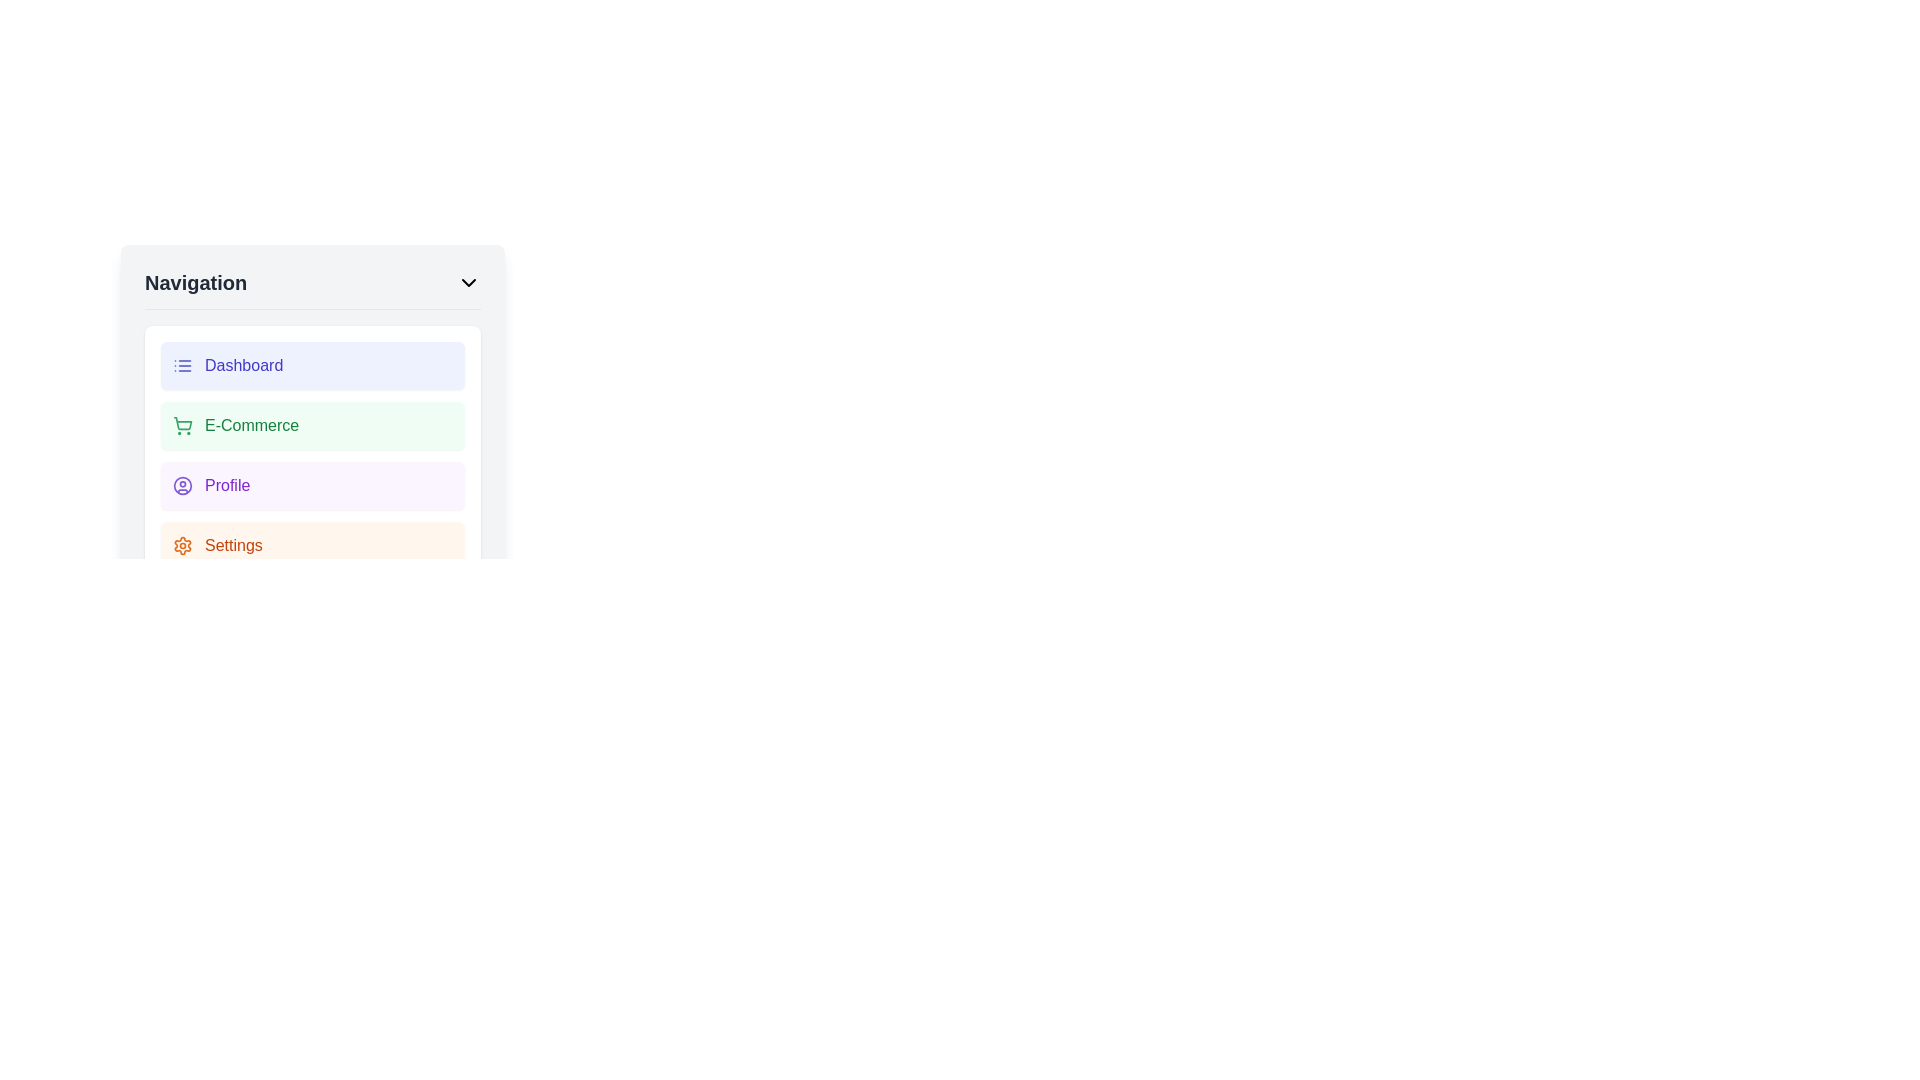  I want to click on the section labeled 'Dashboard', so click(243, 366).